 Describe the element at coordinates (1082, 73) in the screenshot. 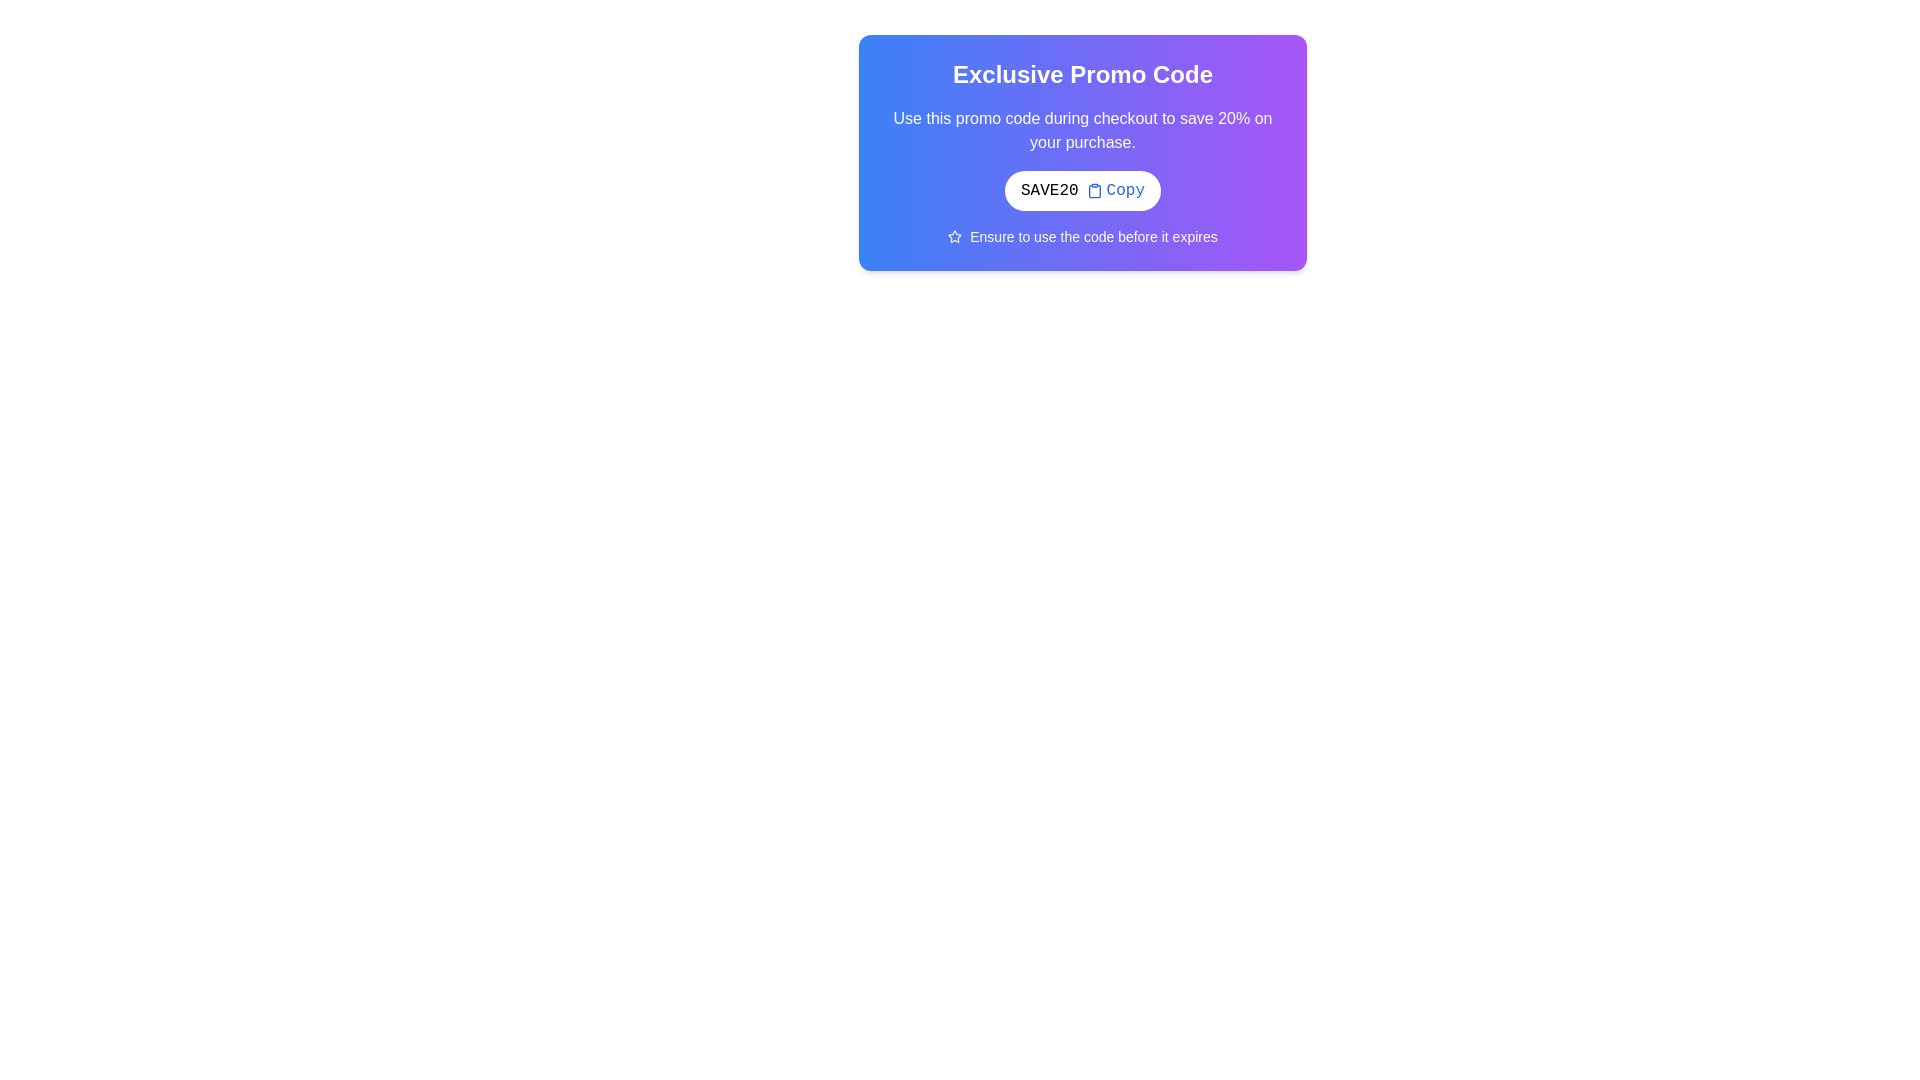

I see `the text element that serves as the heading, which introduces the content and emphasizes the promotional offer at the top center of the layout` at that location.